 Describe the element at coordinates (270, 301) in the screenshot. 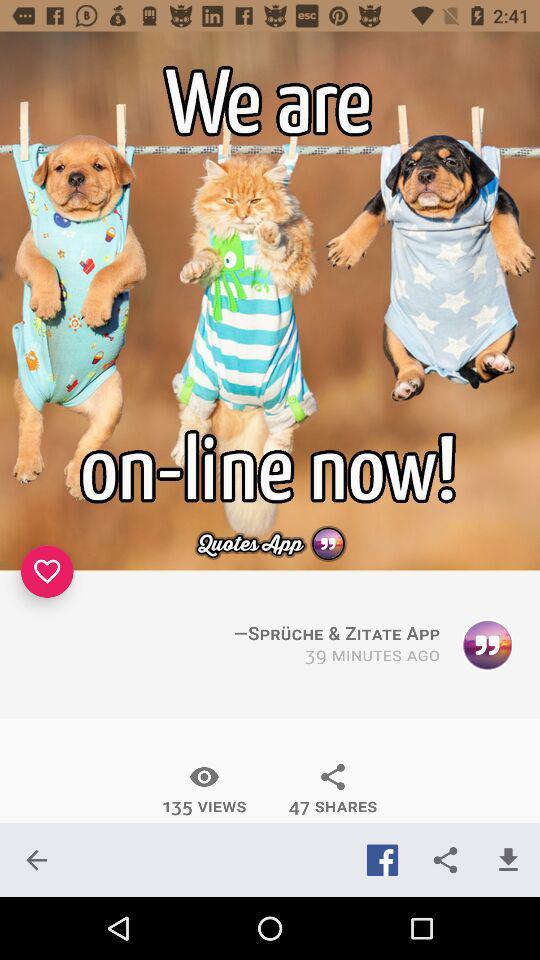

I see `tap anywhere to open the quotes app` at that location.